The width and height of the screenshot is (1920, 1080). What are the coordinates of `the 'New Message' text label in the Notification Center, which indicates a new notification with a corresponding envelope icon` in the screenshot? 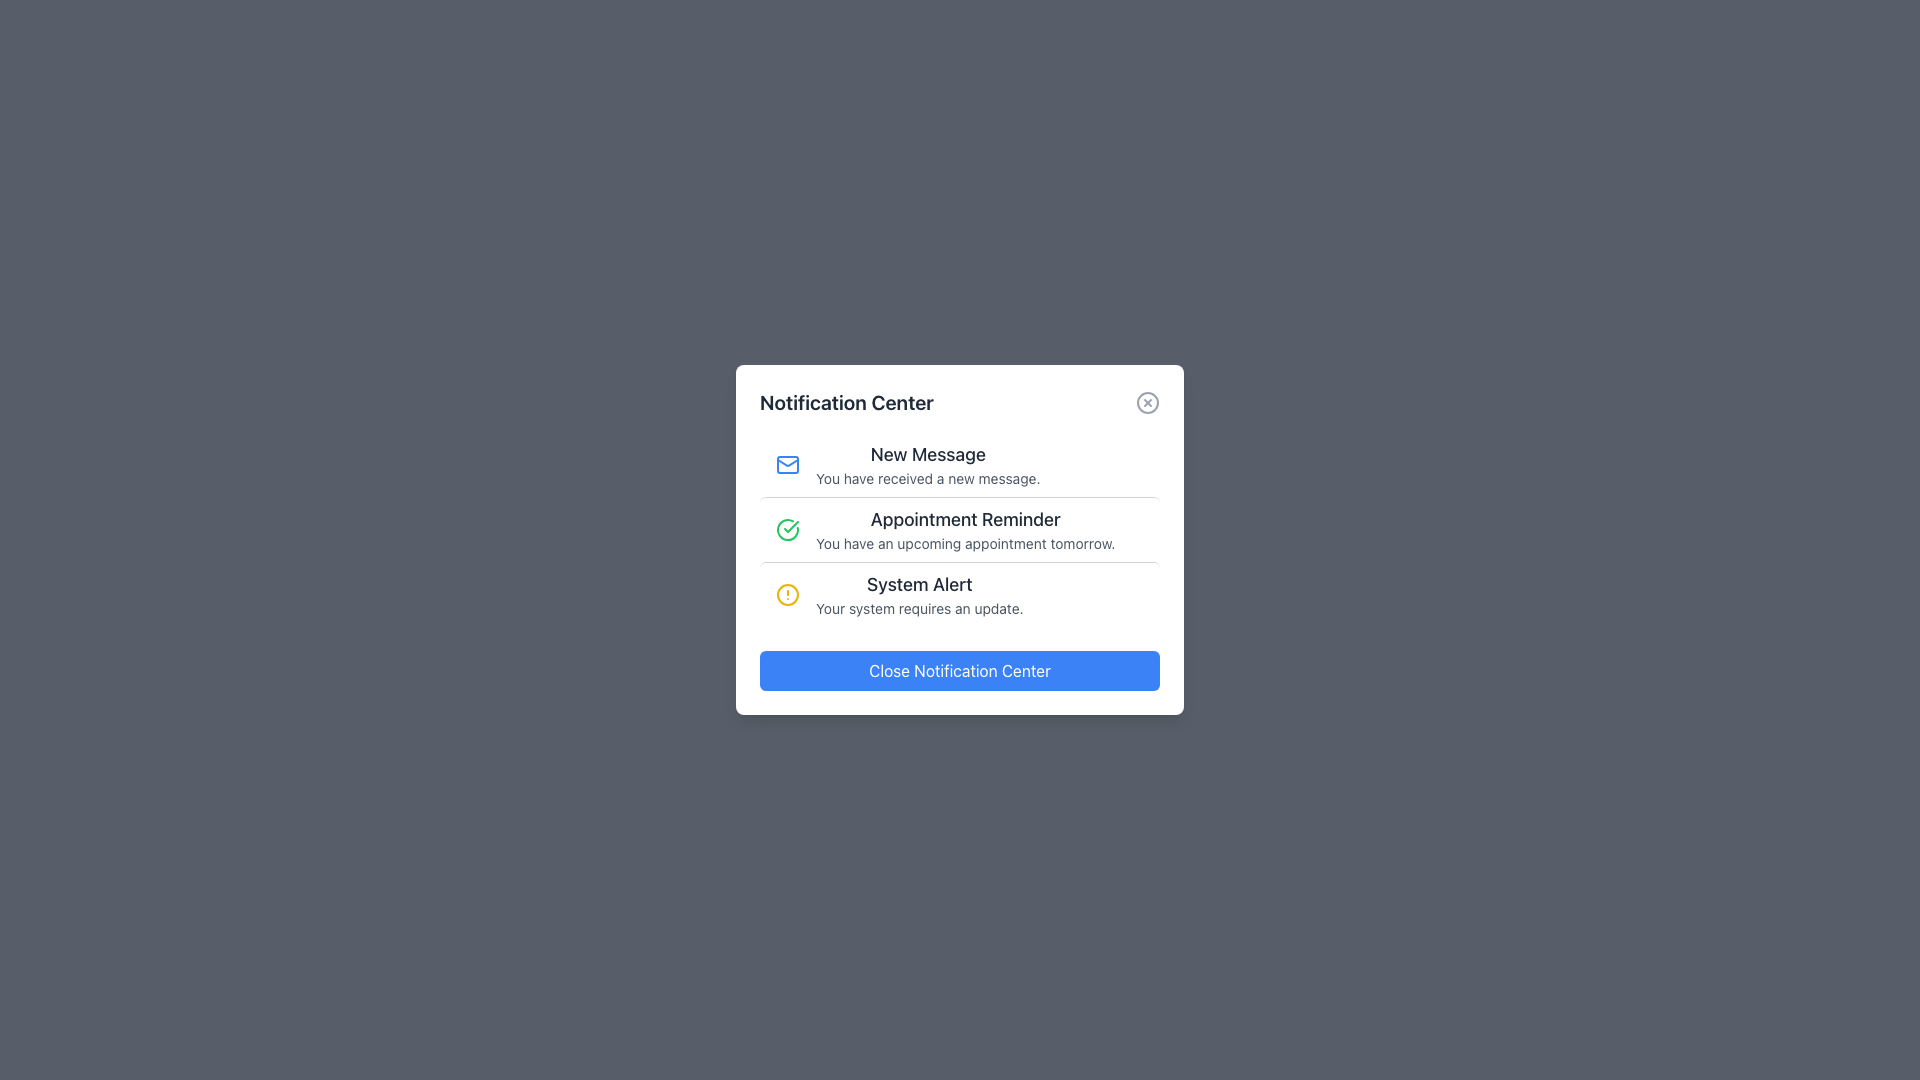 It's located at (927, 455).